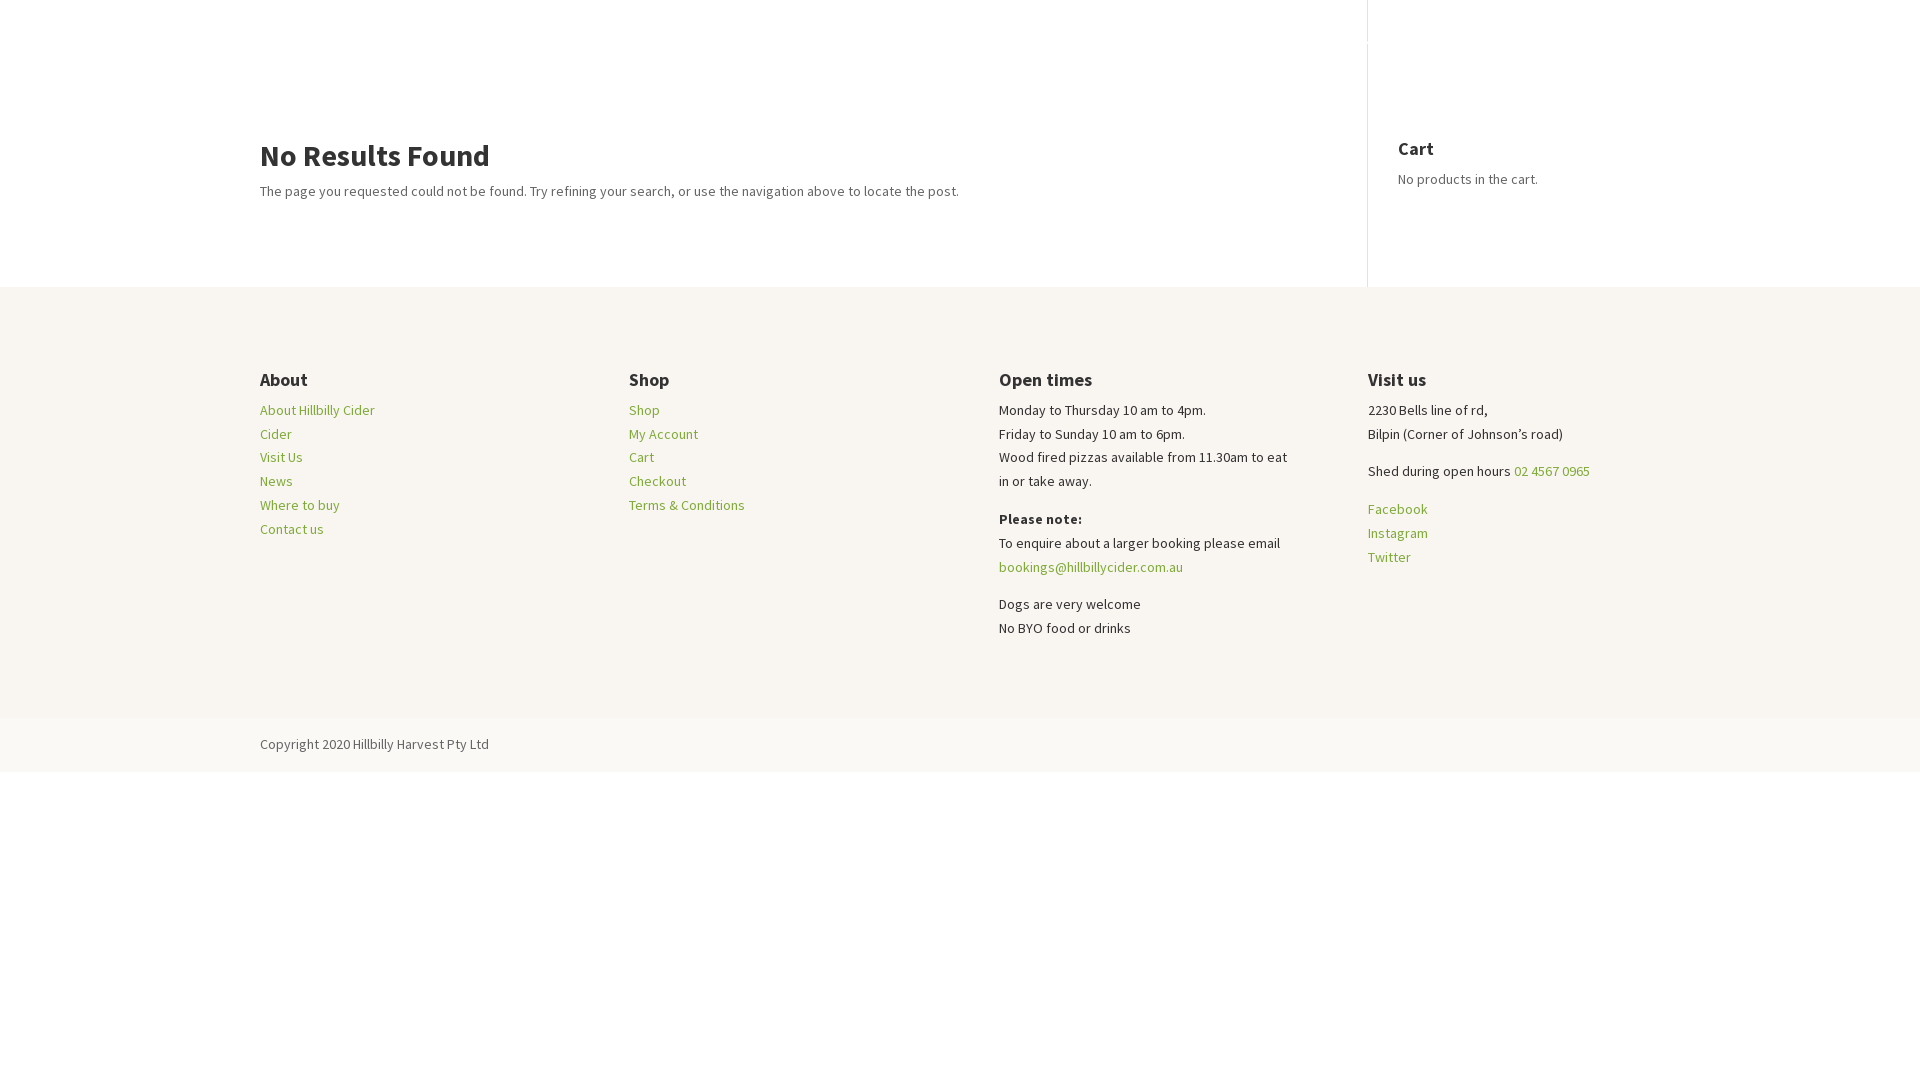  Describe the element at coordinates (1079, 56) in the screenshot. I see `'Home'` at that location.